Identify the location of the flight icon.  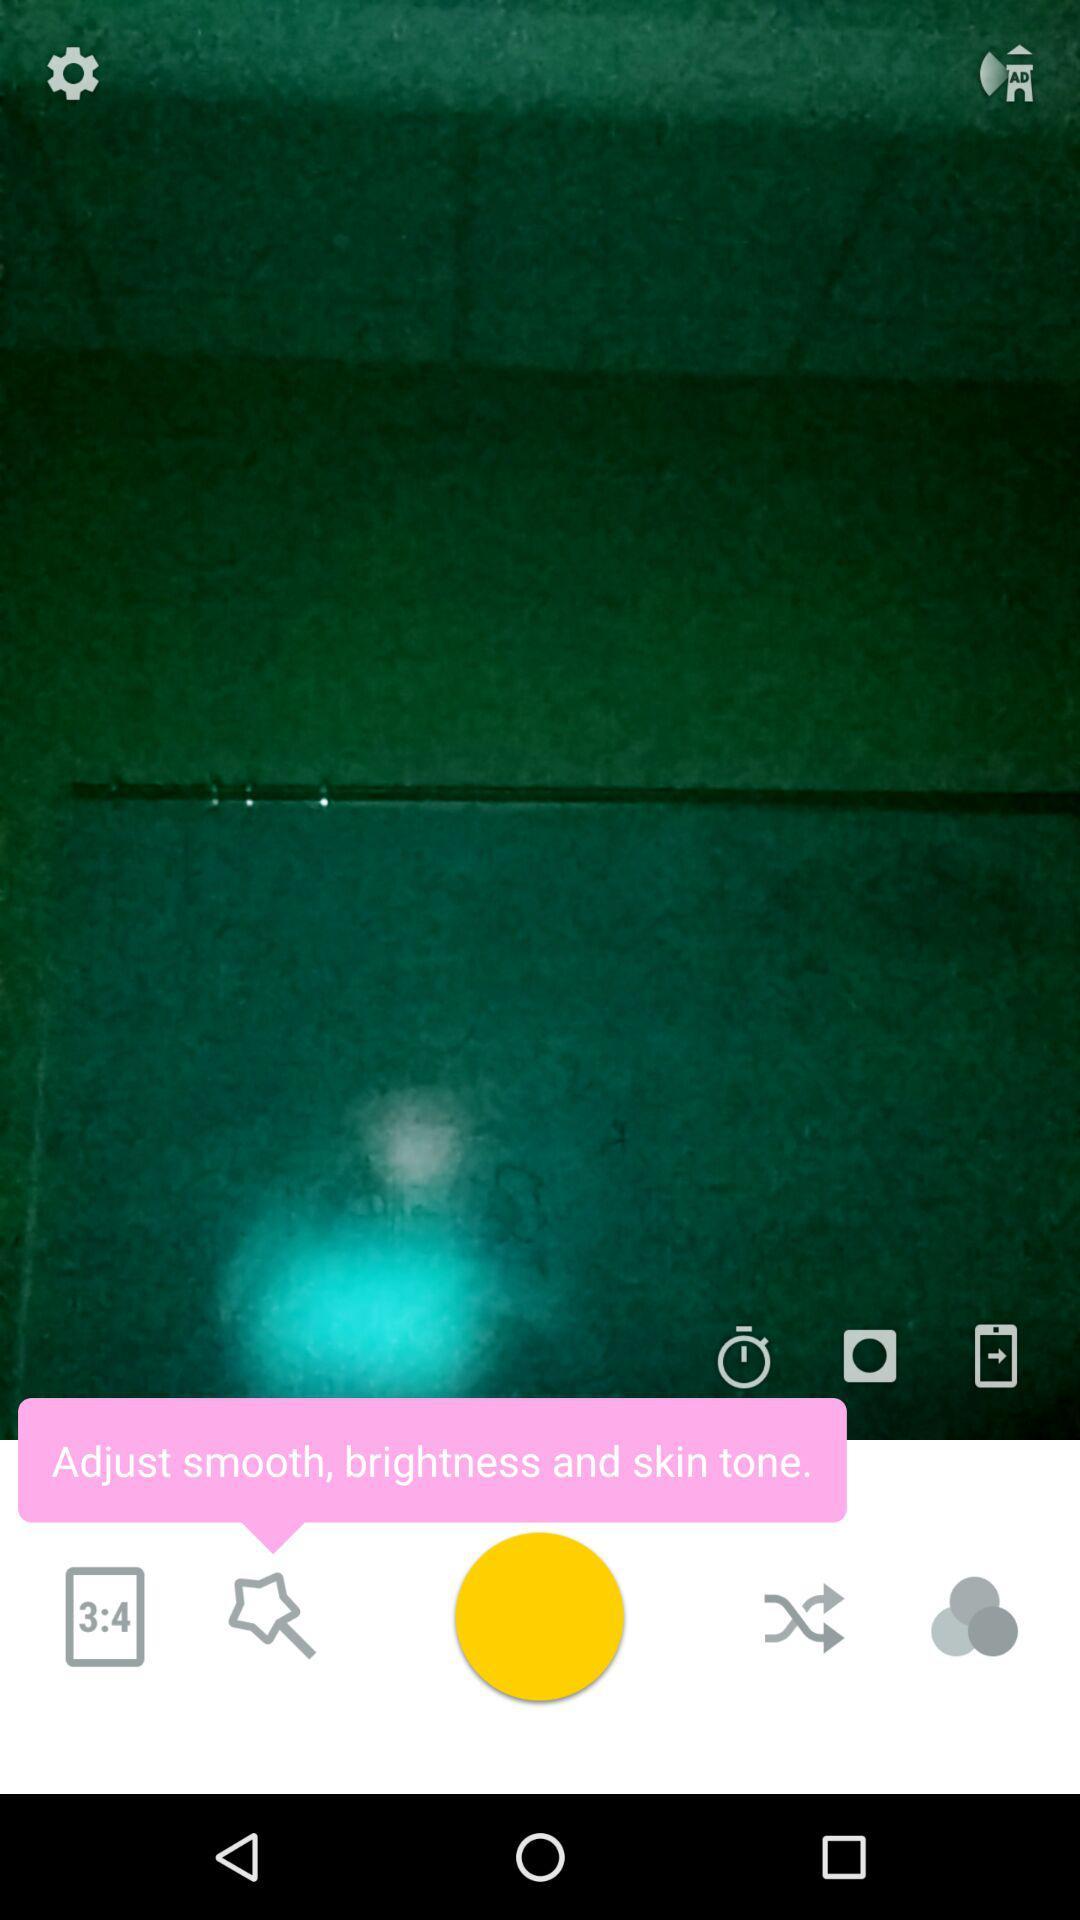
(1006, 73).